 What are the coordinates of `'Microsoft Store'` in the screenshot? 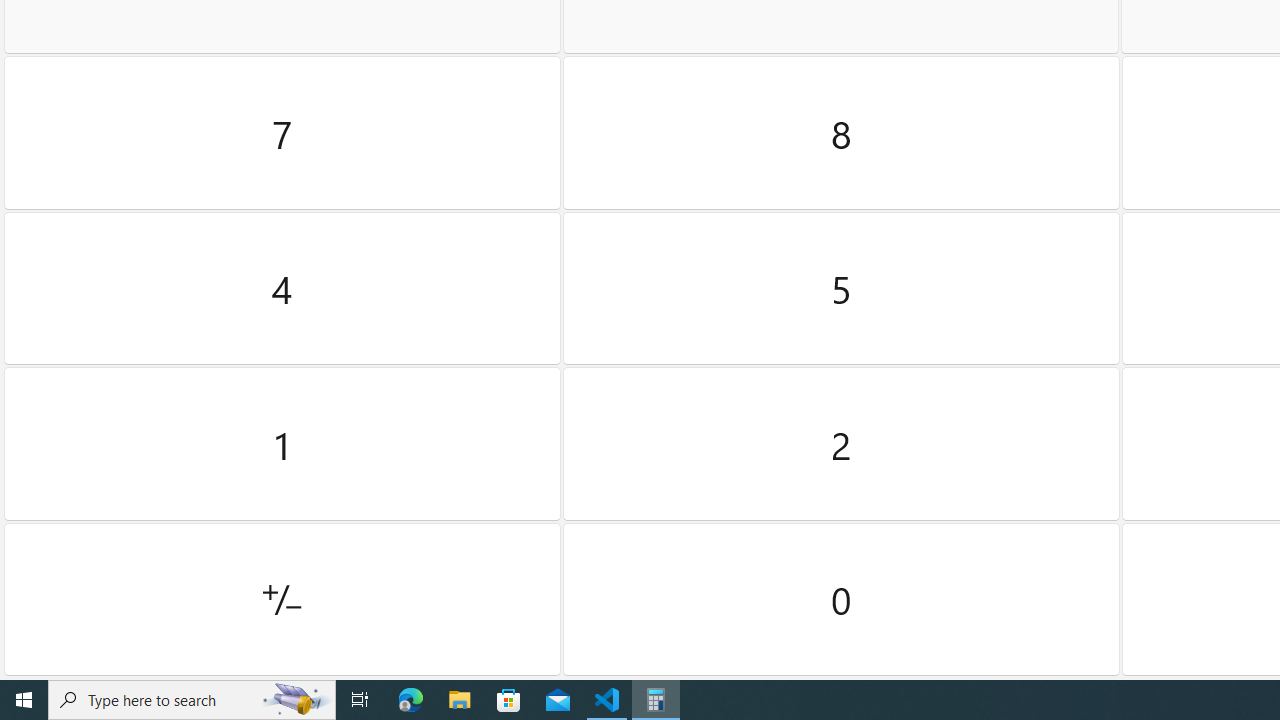 It's located at (509, 698).